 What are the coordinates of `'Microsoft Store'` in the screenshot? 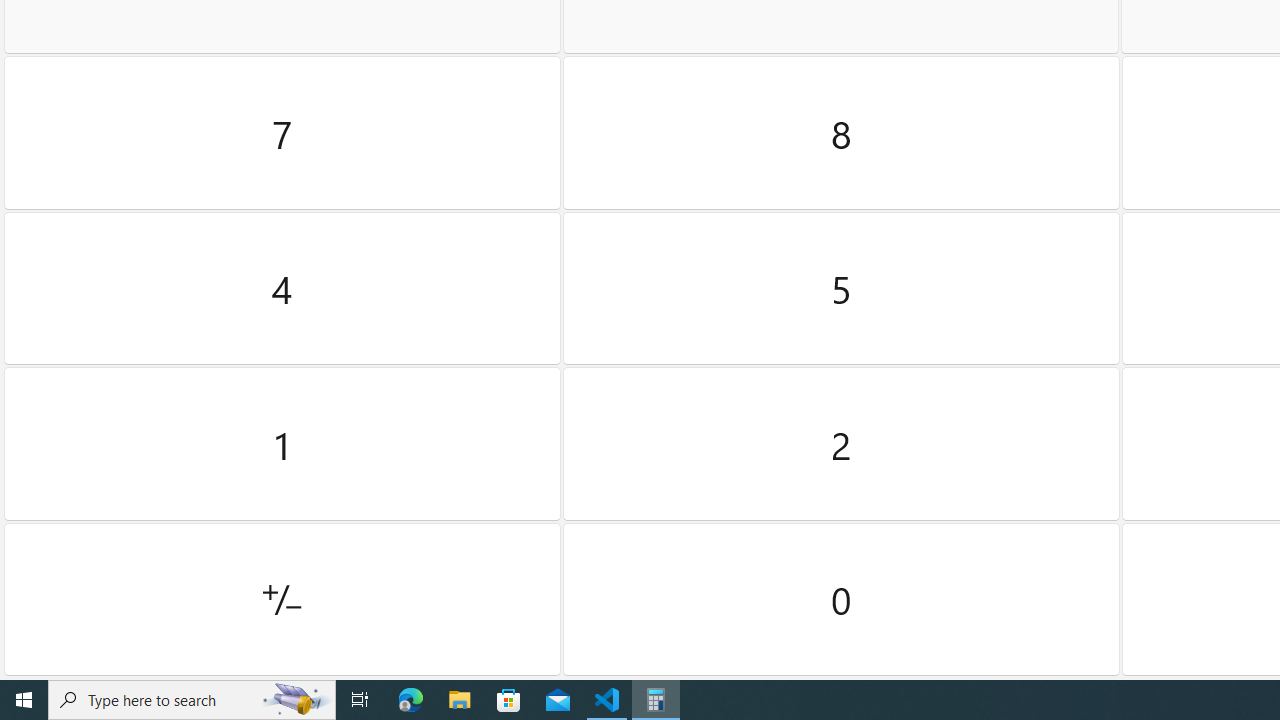 It's located at (509, 698).